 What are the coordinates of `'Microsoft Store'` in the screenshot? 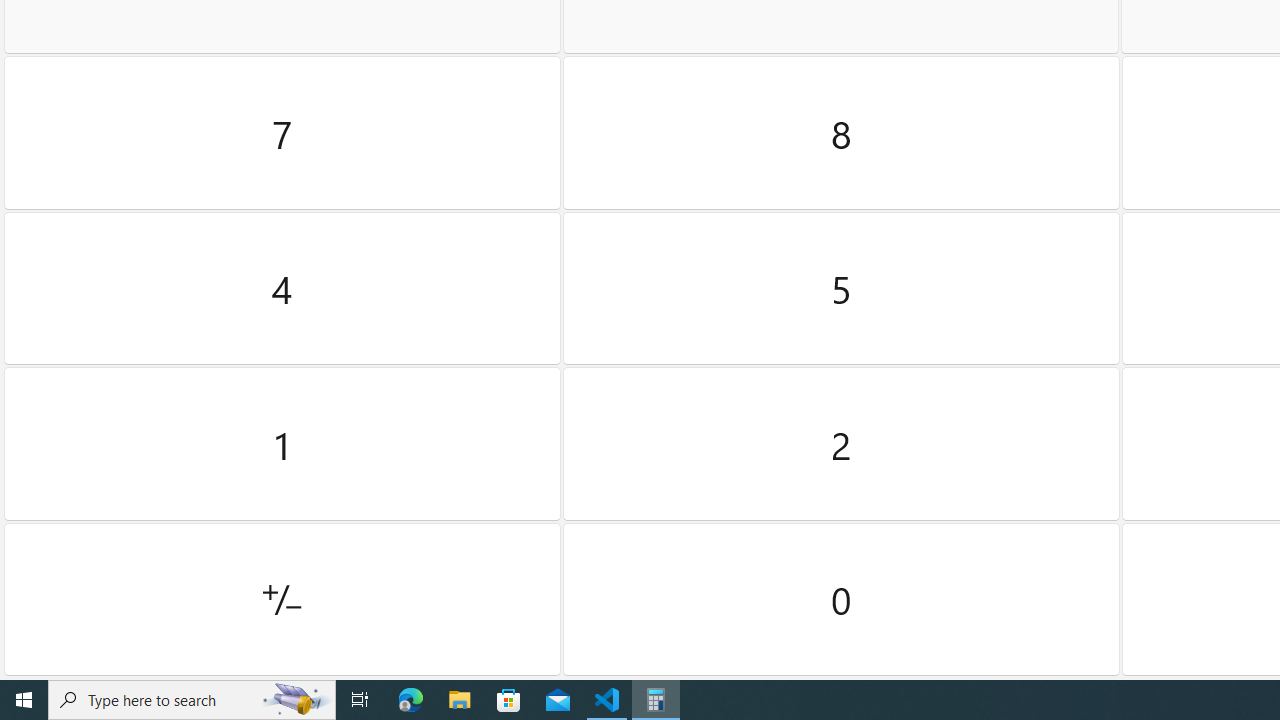 It's located at (509, 698).